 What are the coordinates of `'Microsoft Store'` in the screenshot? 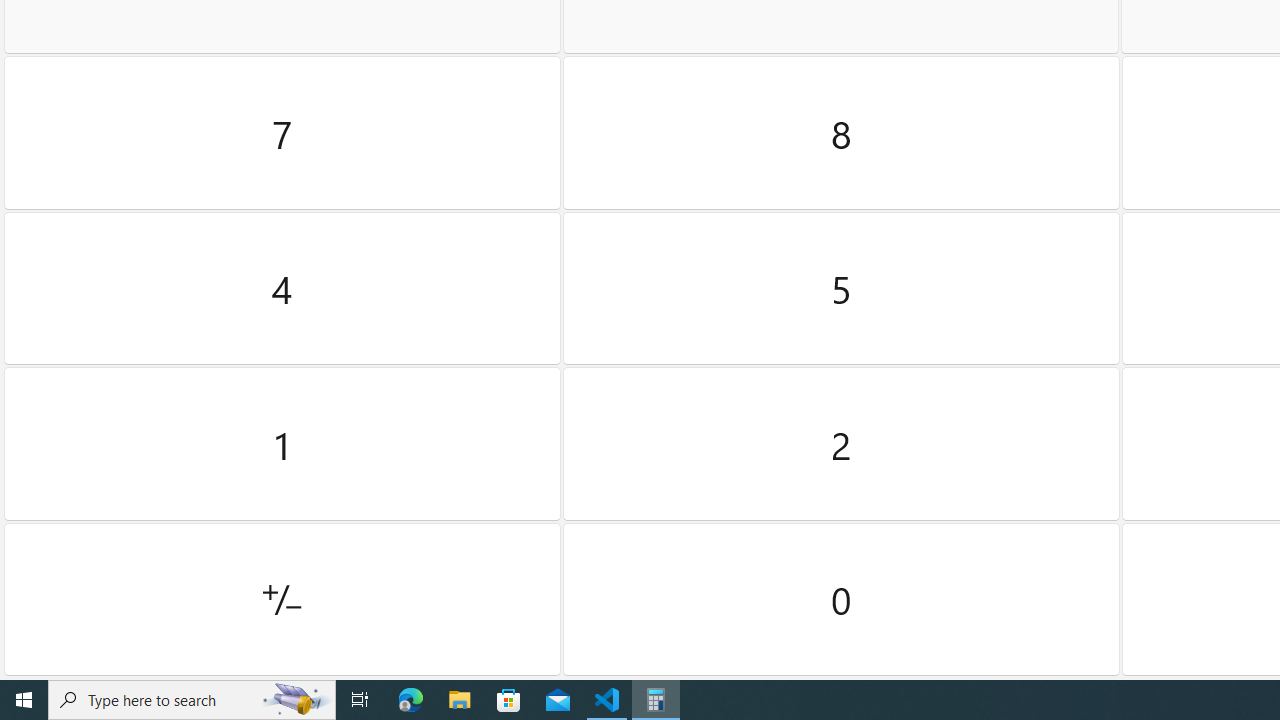 It's located at (509, 698).